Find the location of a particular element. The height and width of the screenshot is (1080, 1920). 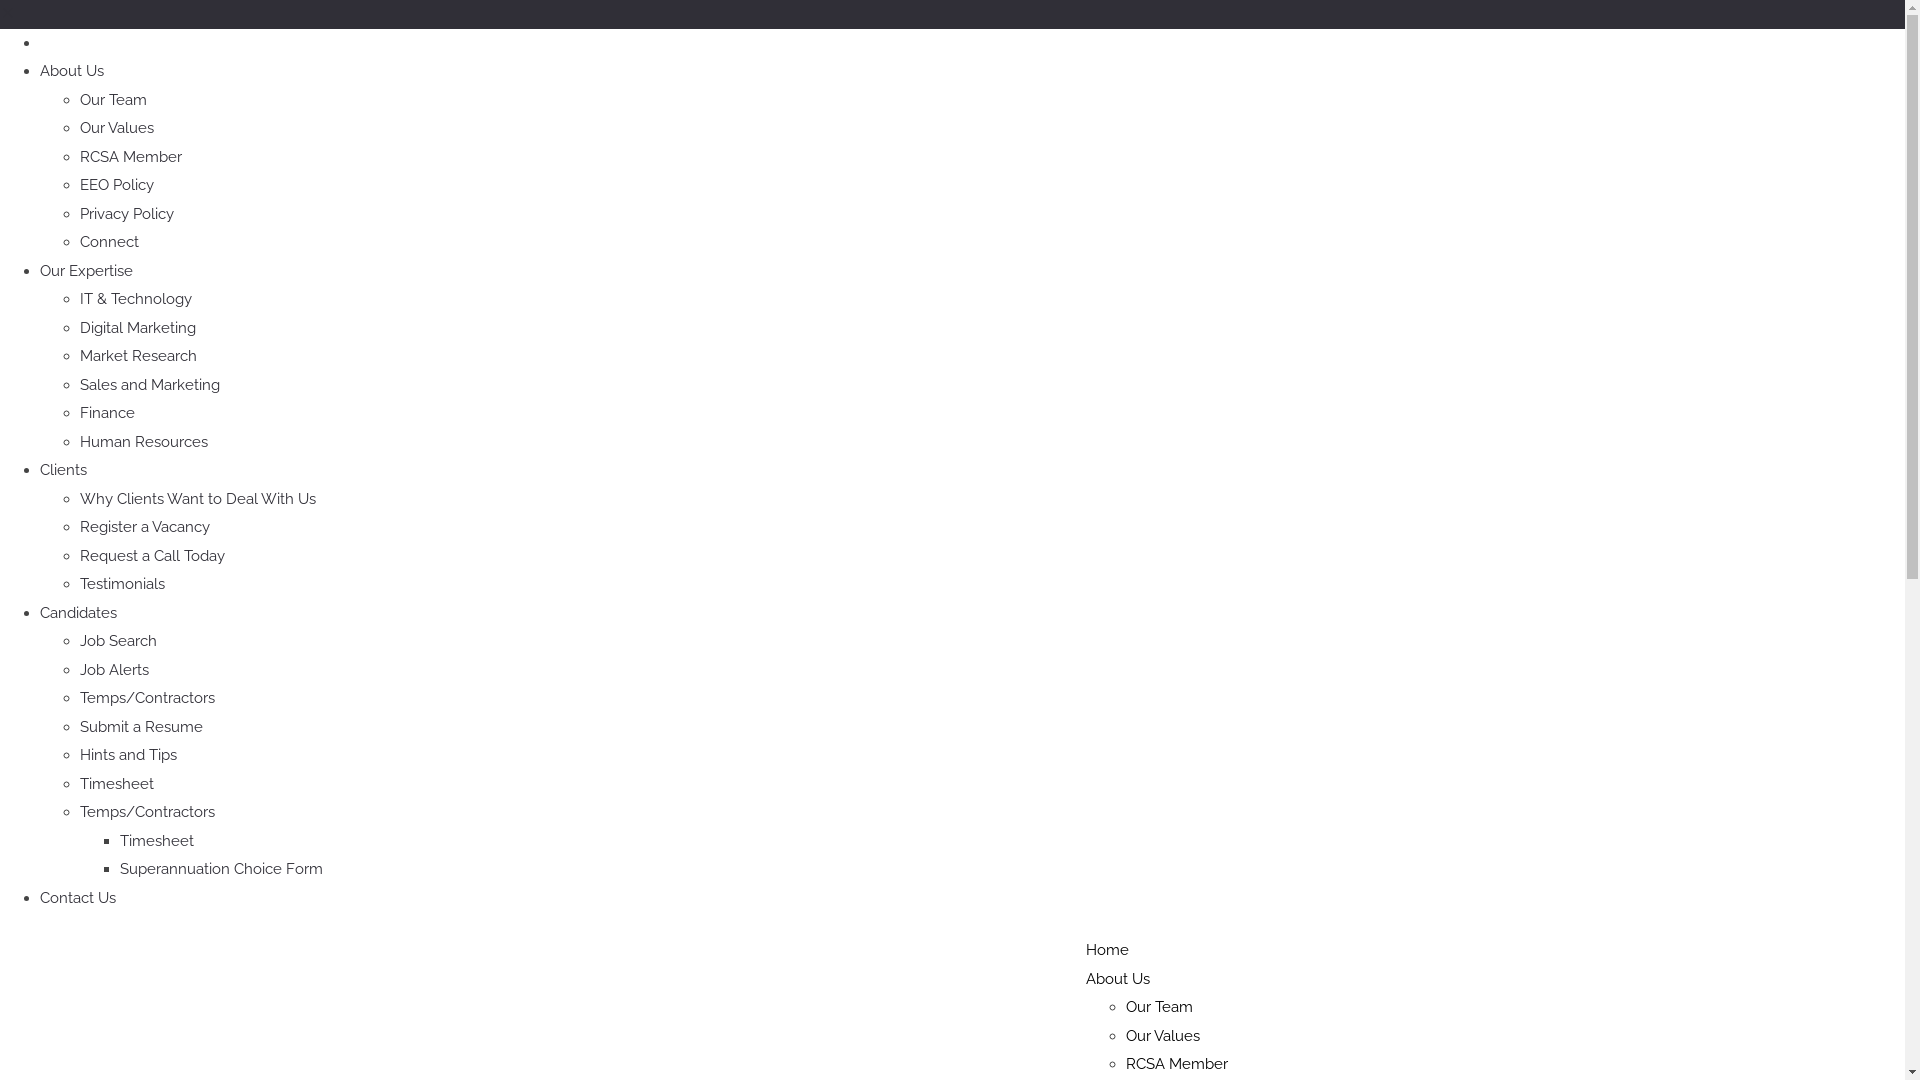

'Sales and Marketing' is located at coordinates (148, 385).